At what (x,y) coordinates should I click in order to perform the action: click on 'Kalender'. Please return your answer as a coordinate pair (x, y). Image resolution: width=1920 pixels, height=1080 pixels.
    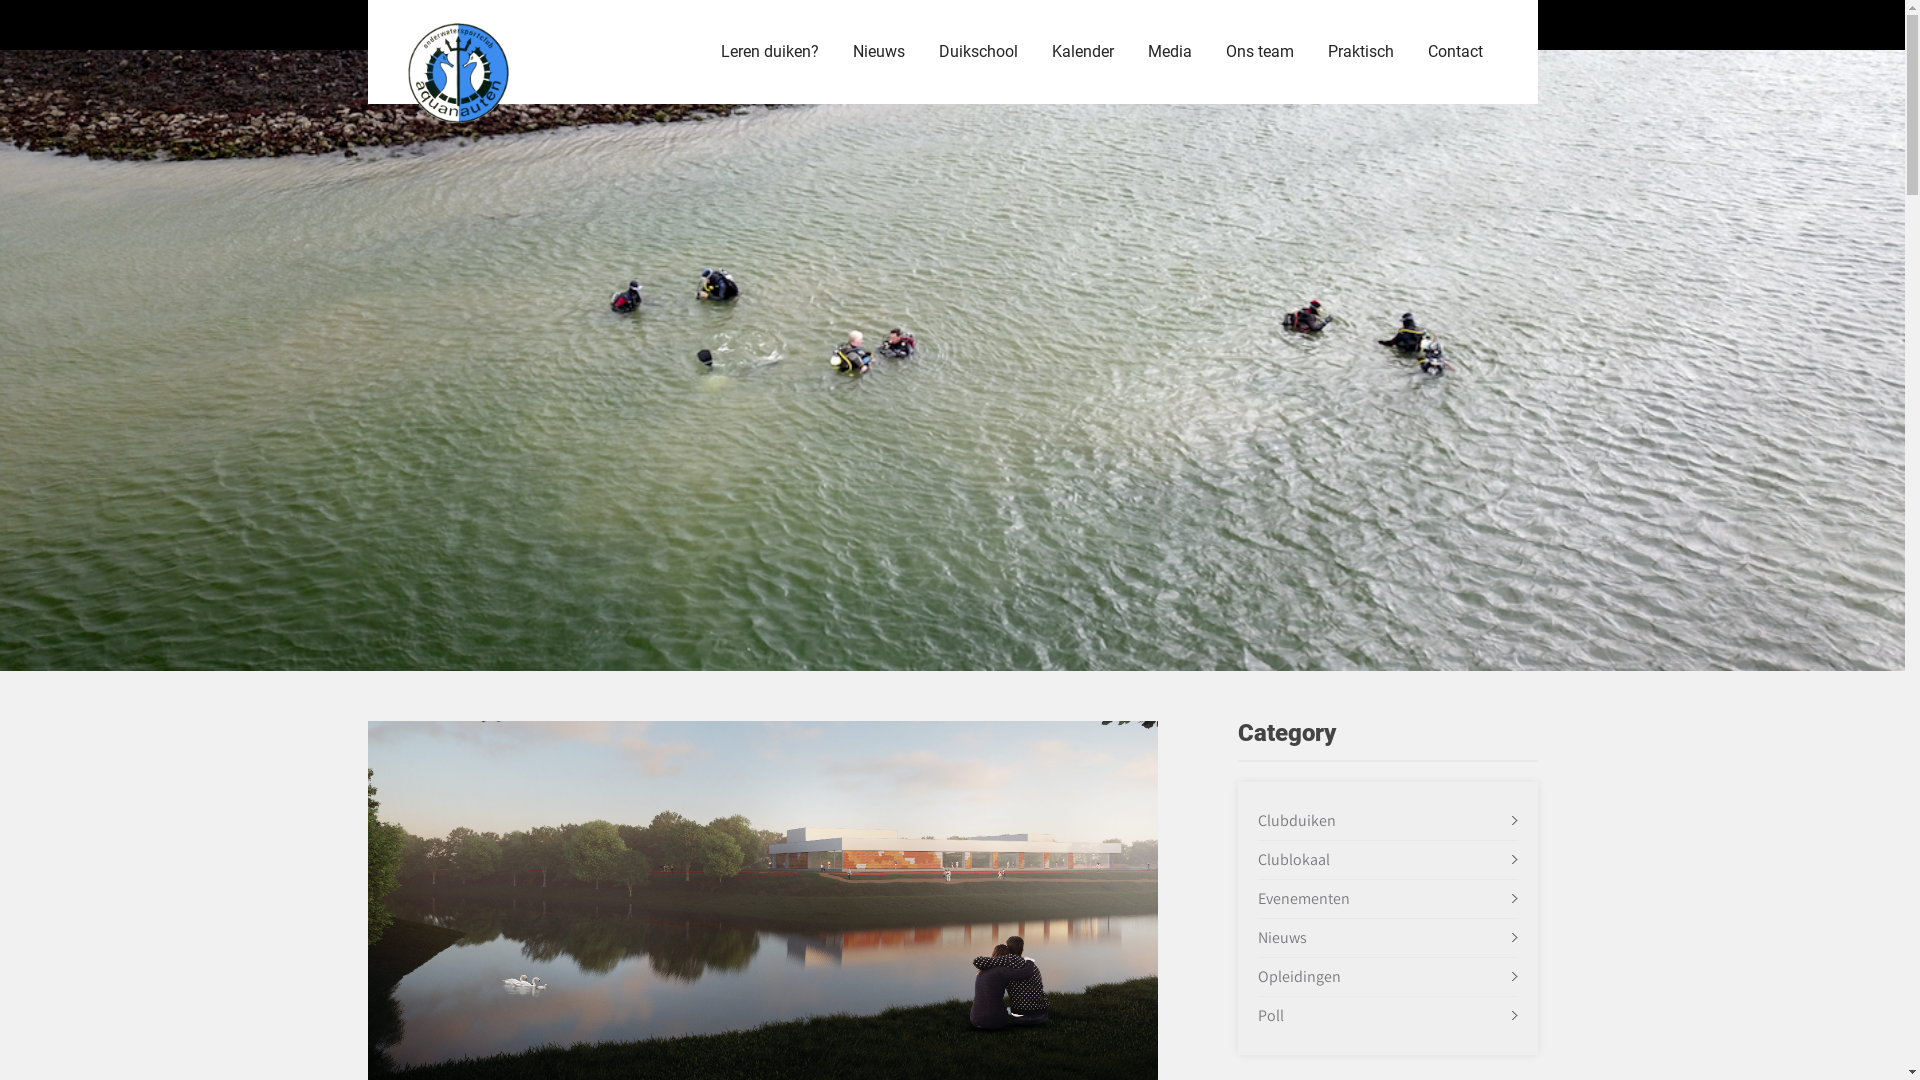
    Looking at the image, I should click on (1036, 50).